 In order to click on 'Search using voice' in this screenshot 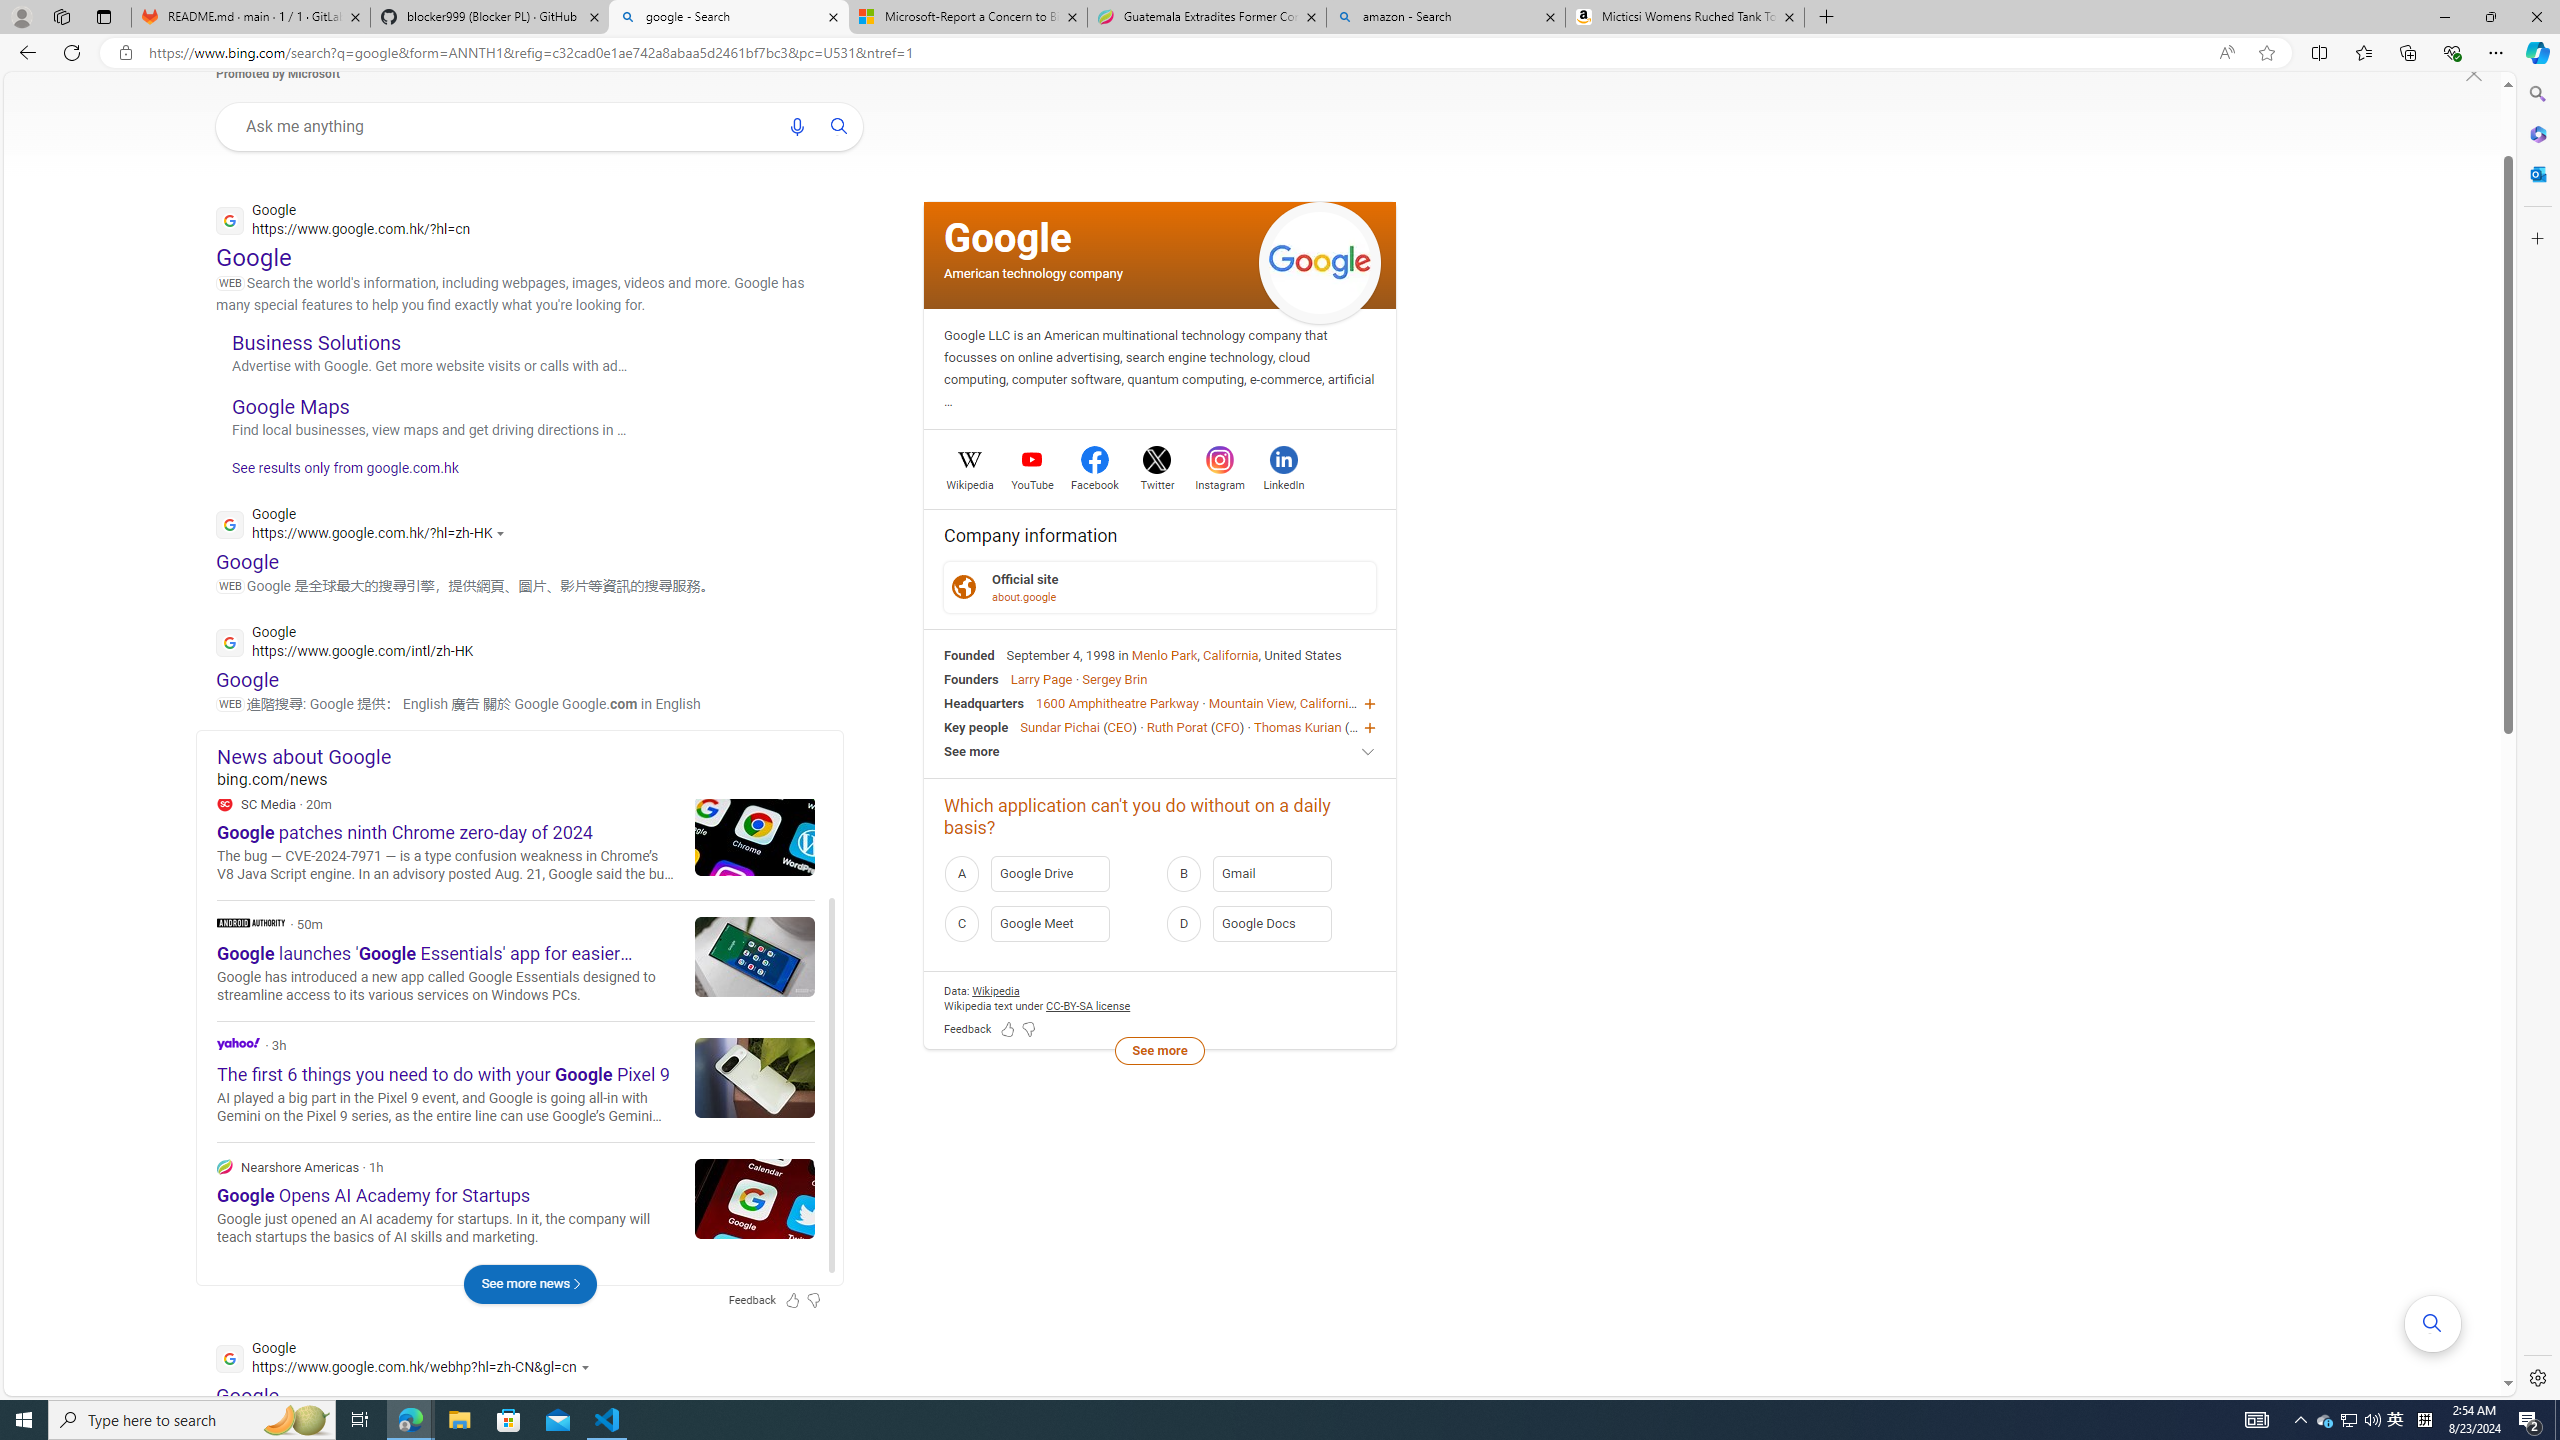, I will do `click(795, 126)`.